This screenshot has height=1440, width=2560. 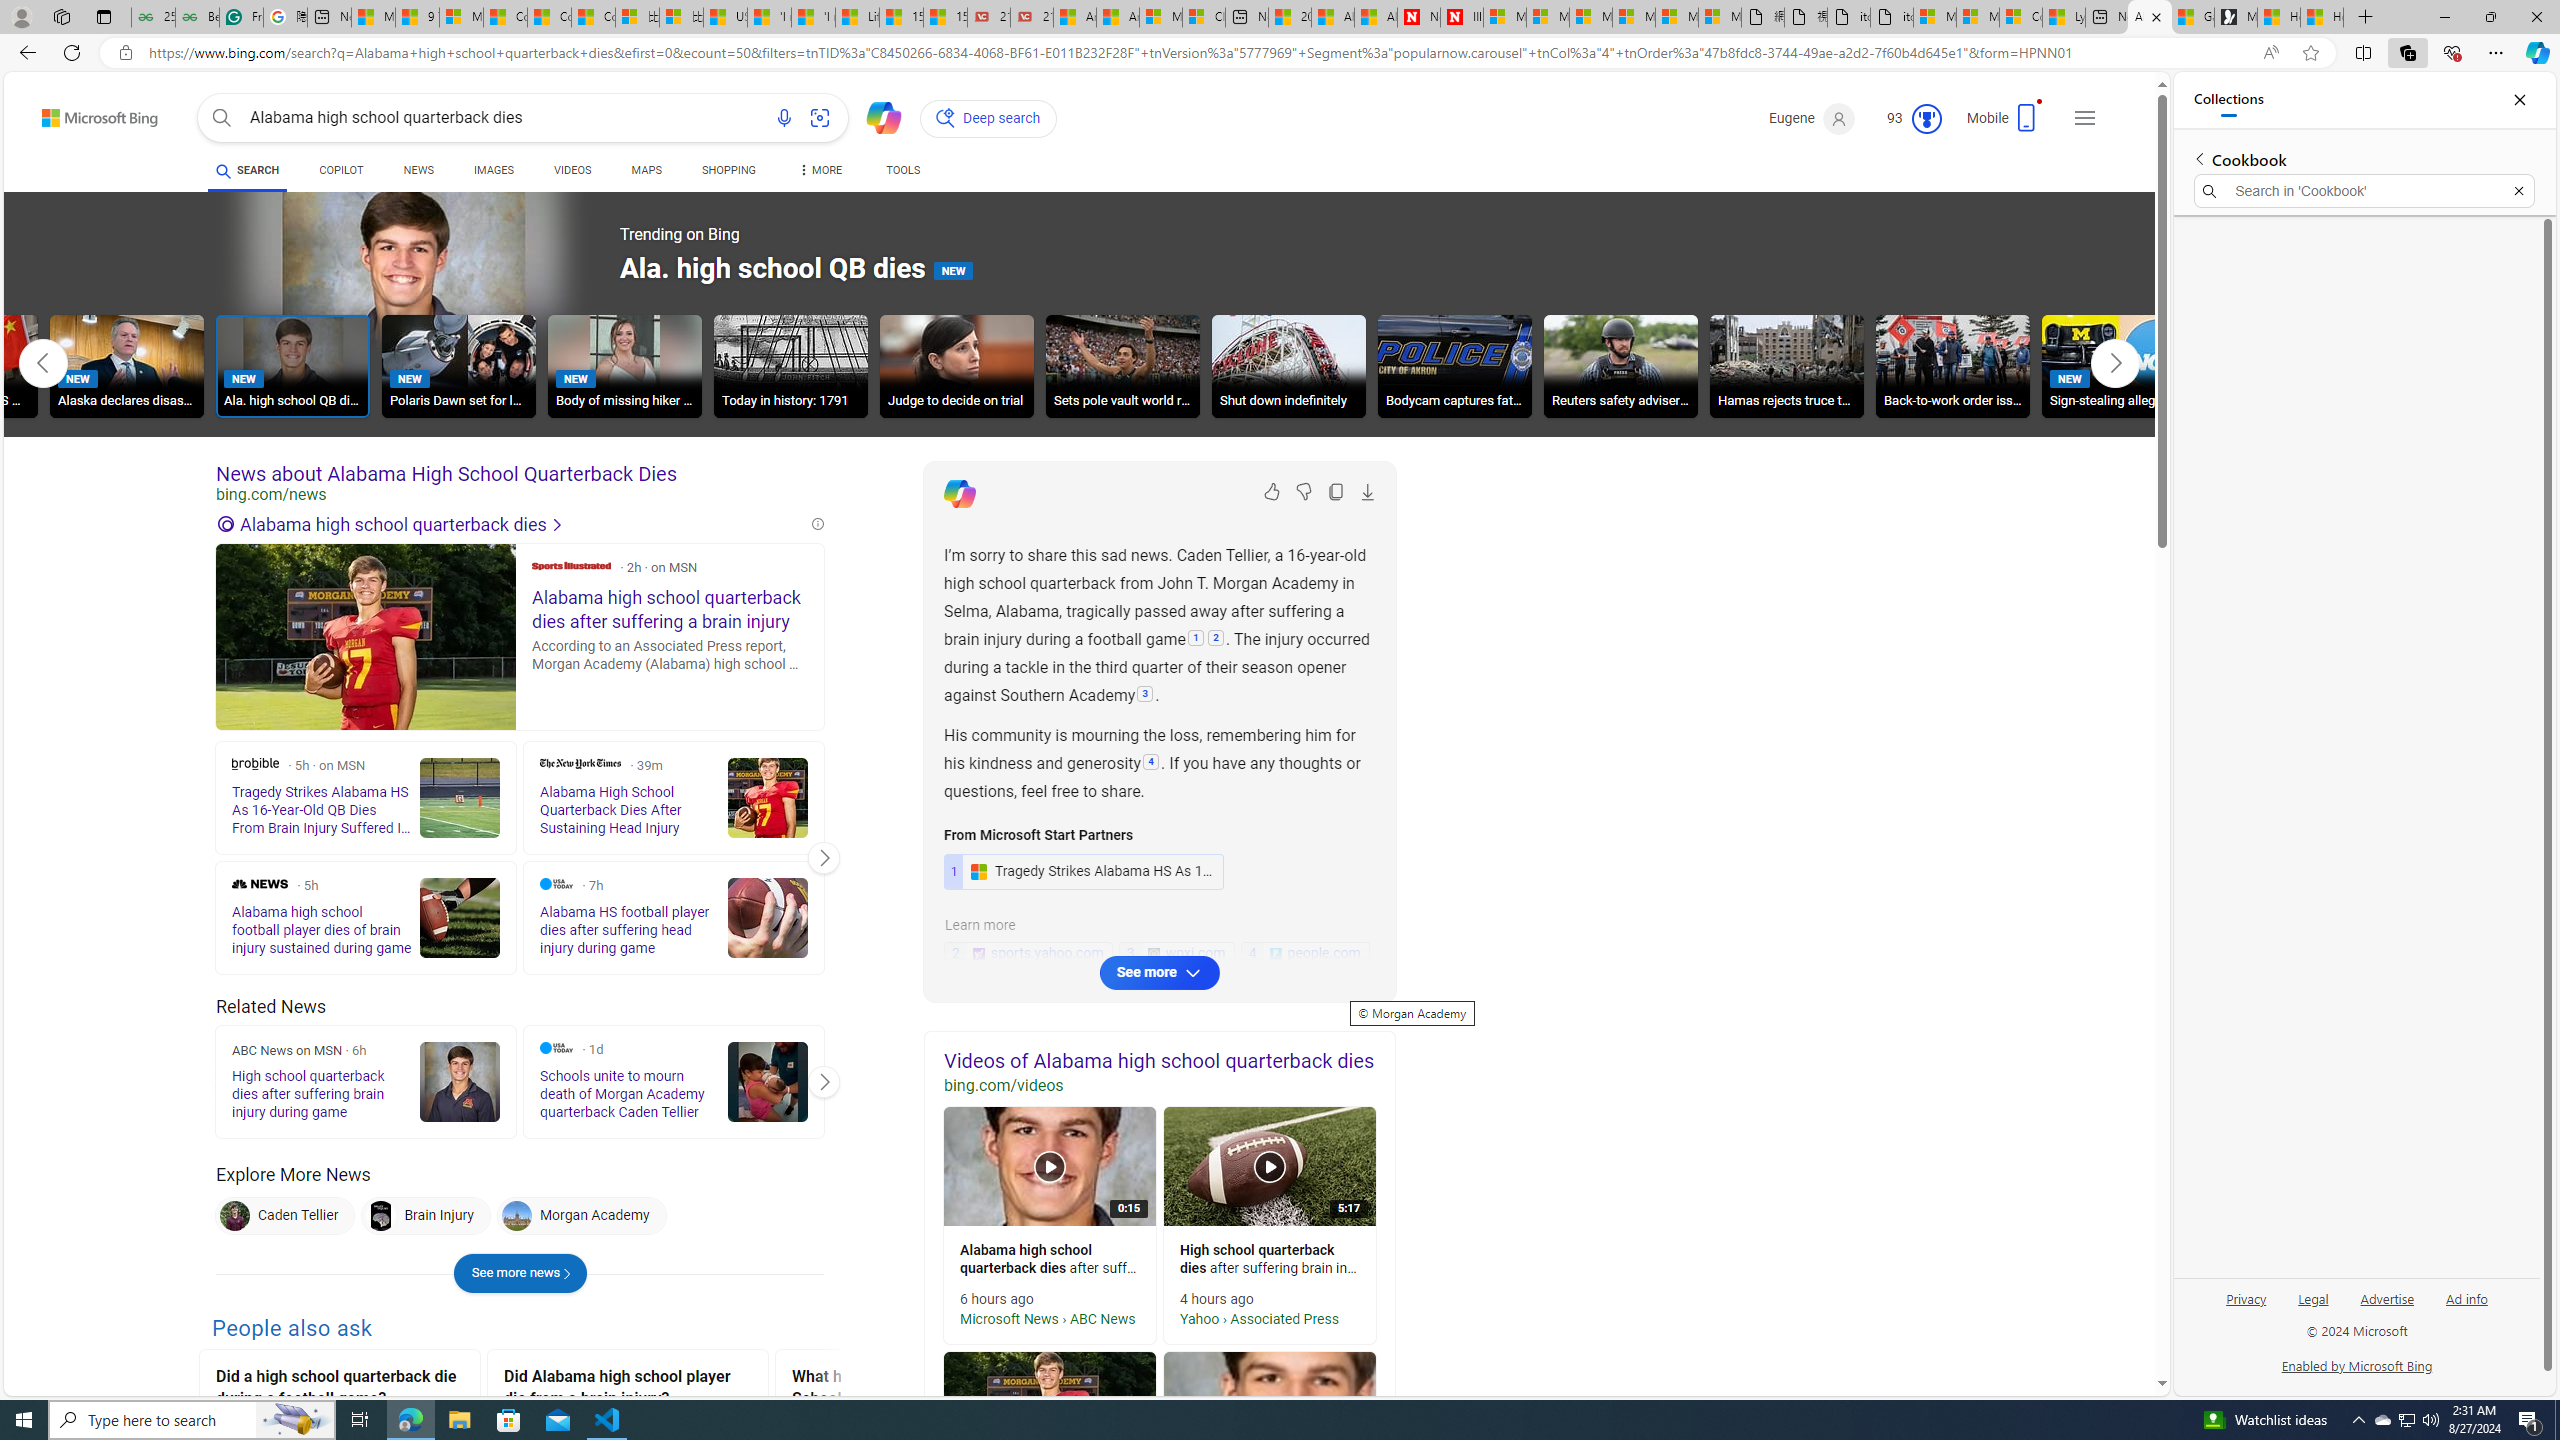 I want to click on '20 Ways to Boost Your Protein Intake at Every Meal', so click(x=1289, y=16).